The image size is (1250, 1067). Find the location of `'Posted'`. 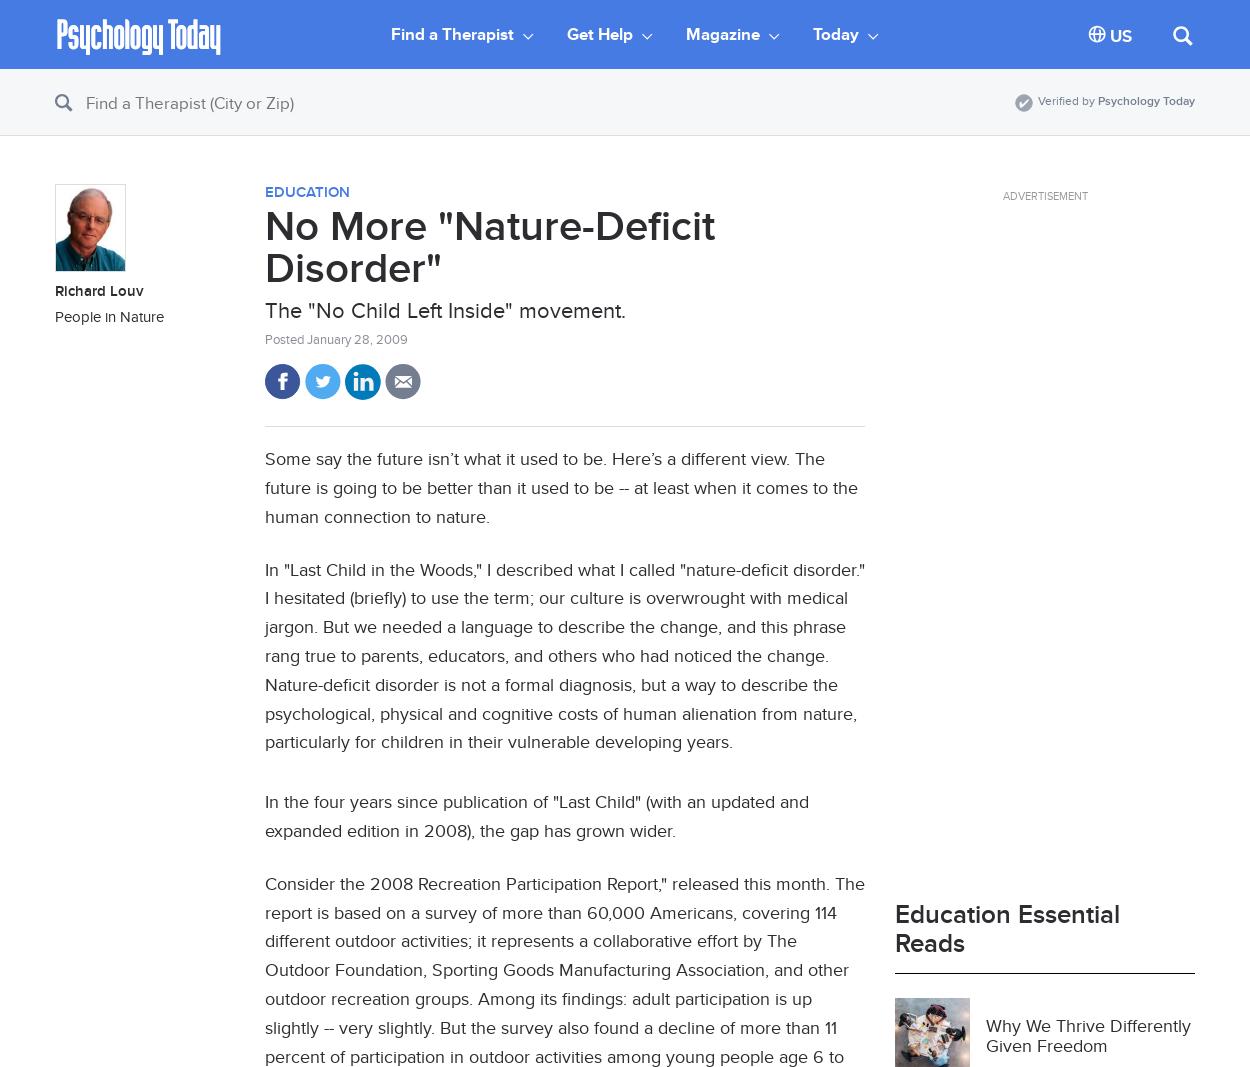

'Posted' is located at coordinates (286, 338).